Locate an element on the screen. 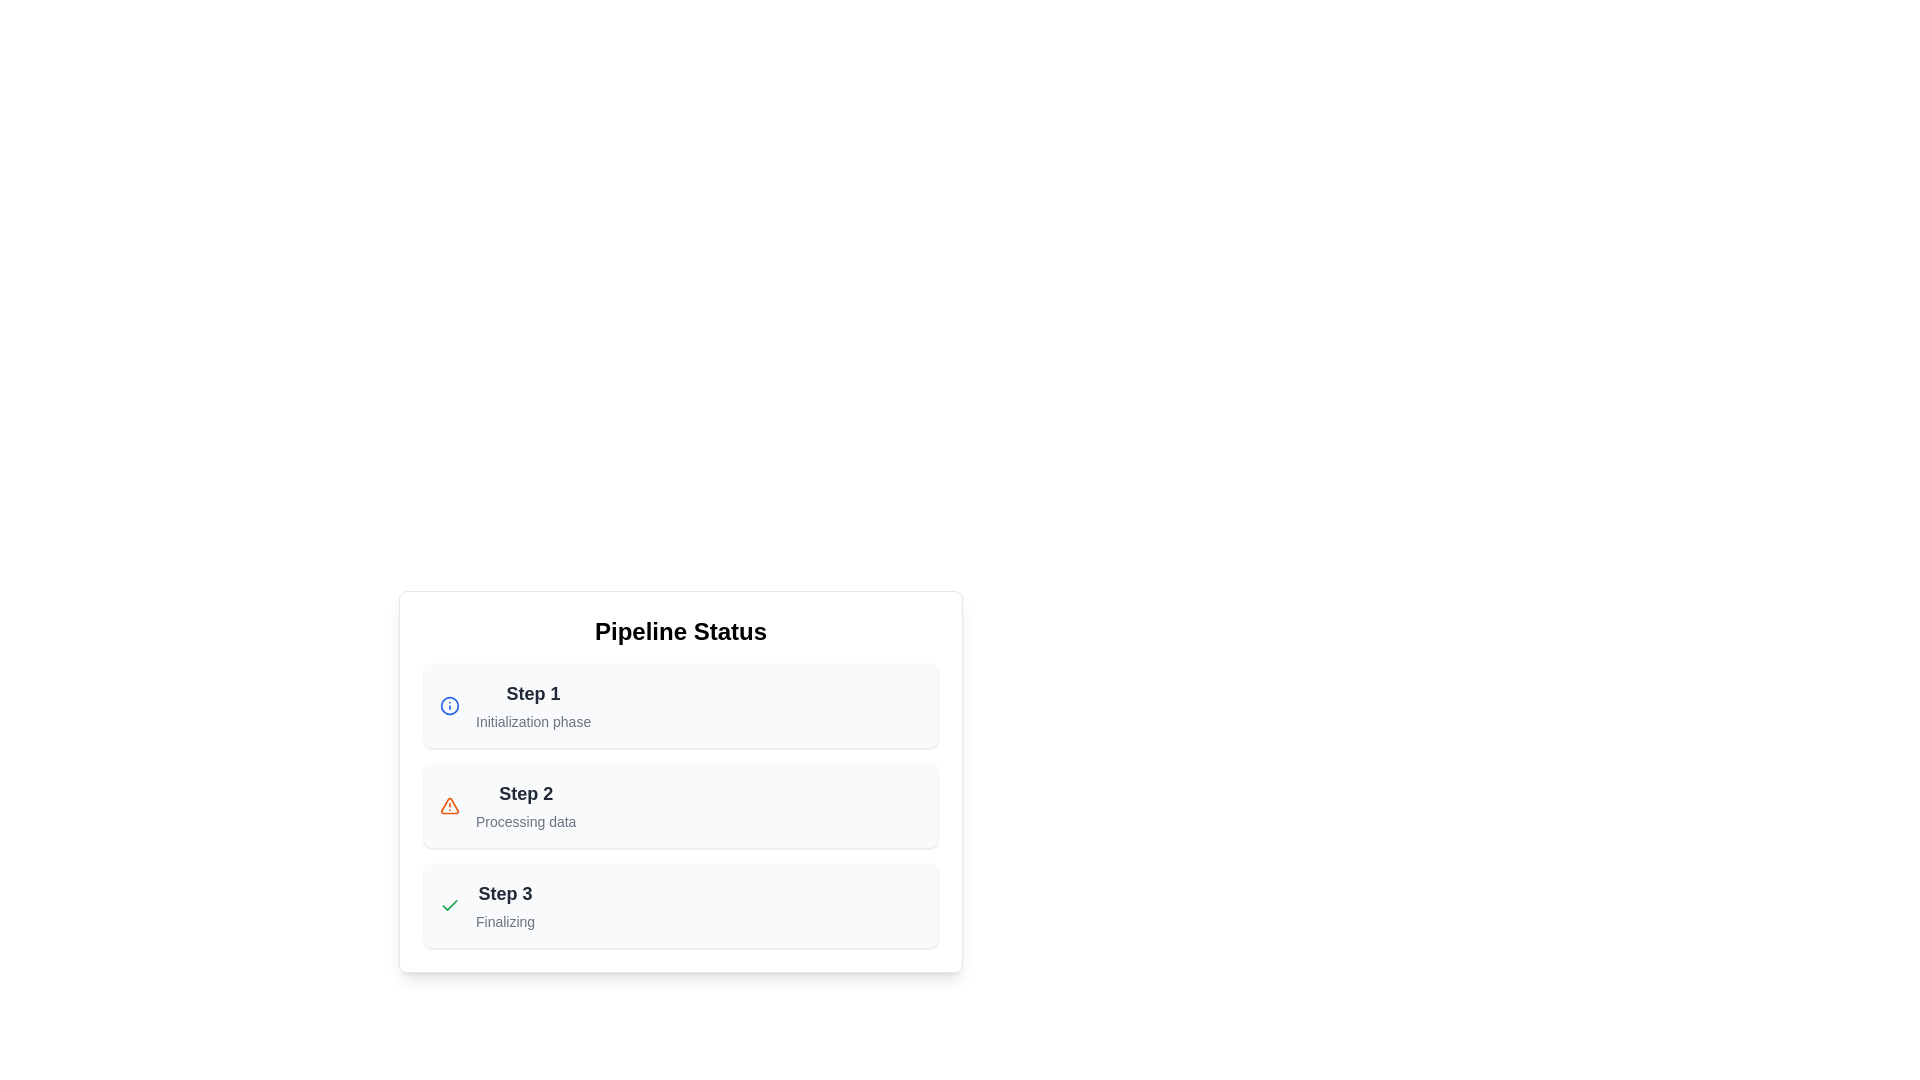 The width and height of the screenshot is (1920, 1080). the label indicating the current phase as 'Finalizing', which is positioned under 'Step 3' in the vertically stacked list of steps is located at coordinates (505, 921).